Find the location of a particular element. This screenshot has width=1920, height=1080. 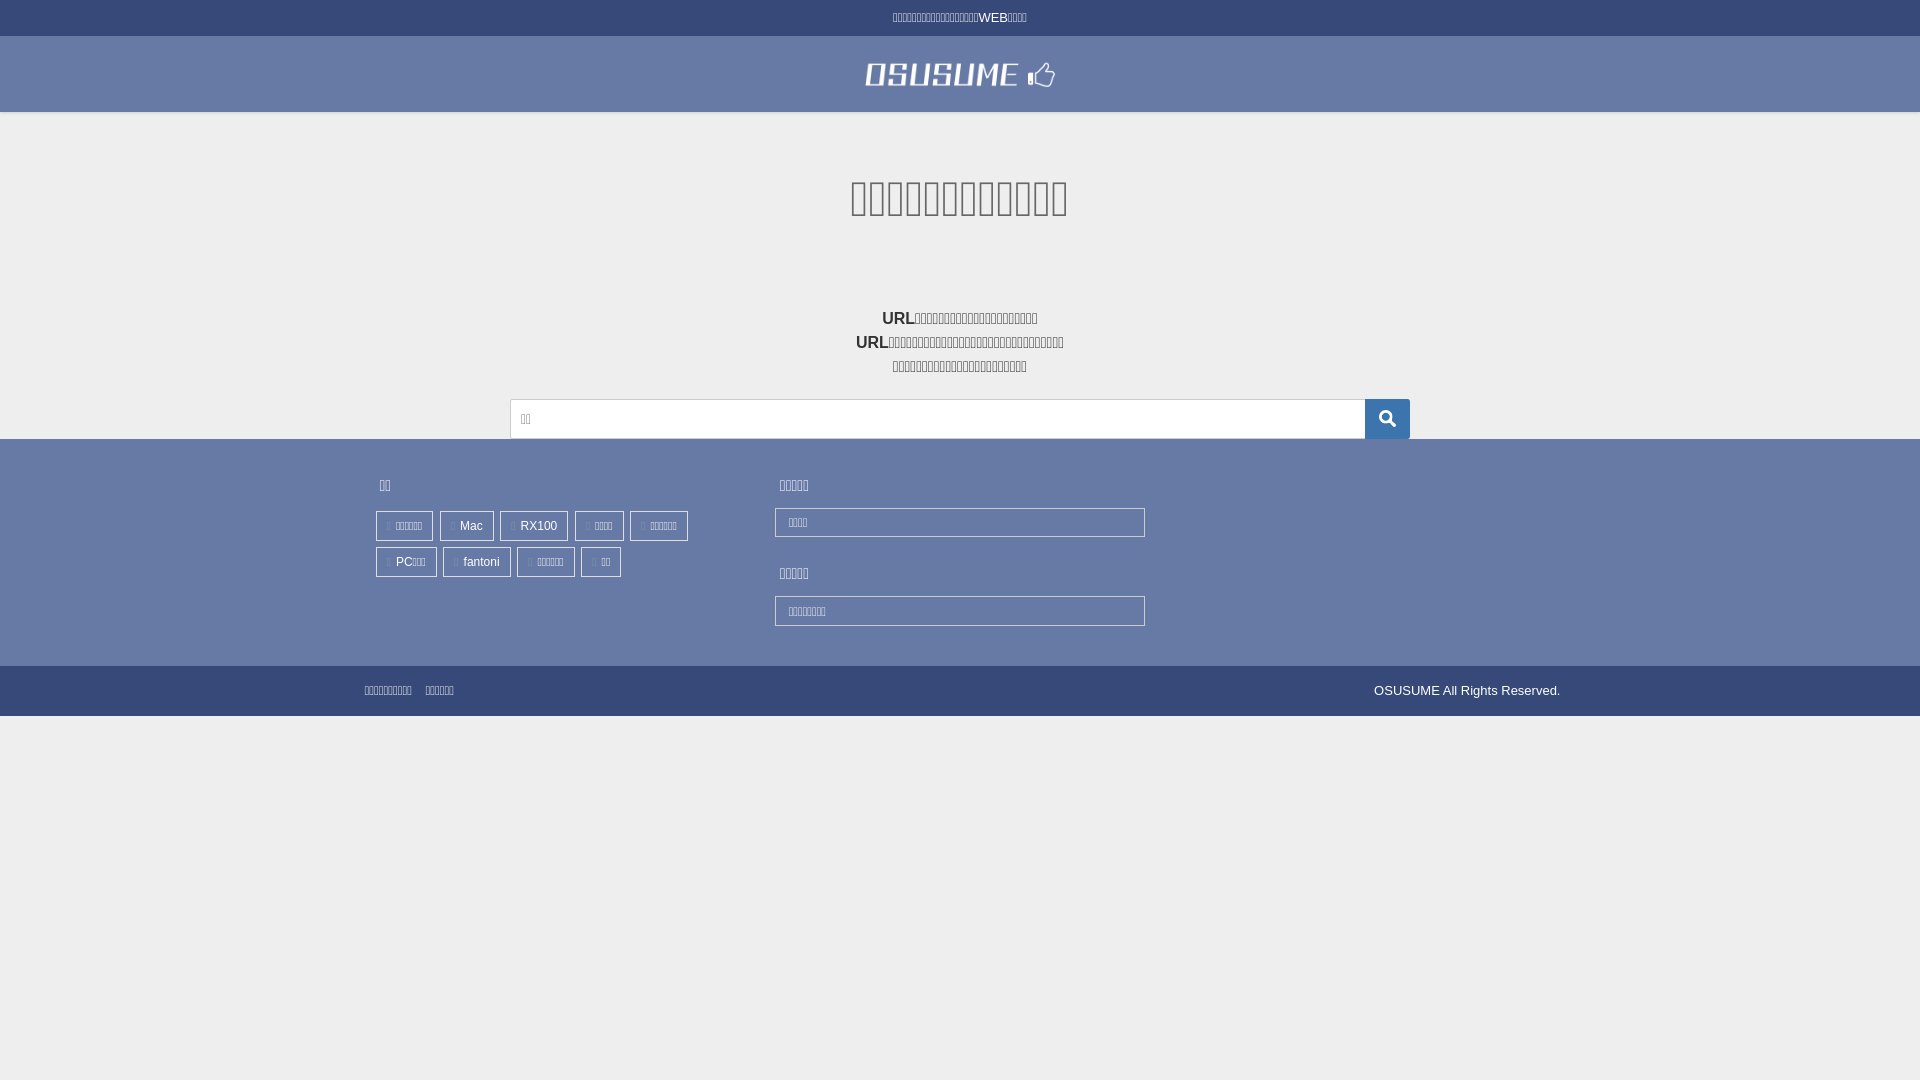

'RX100' is located at coordinates (533, 523).